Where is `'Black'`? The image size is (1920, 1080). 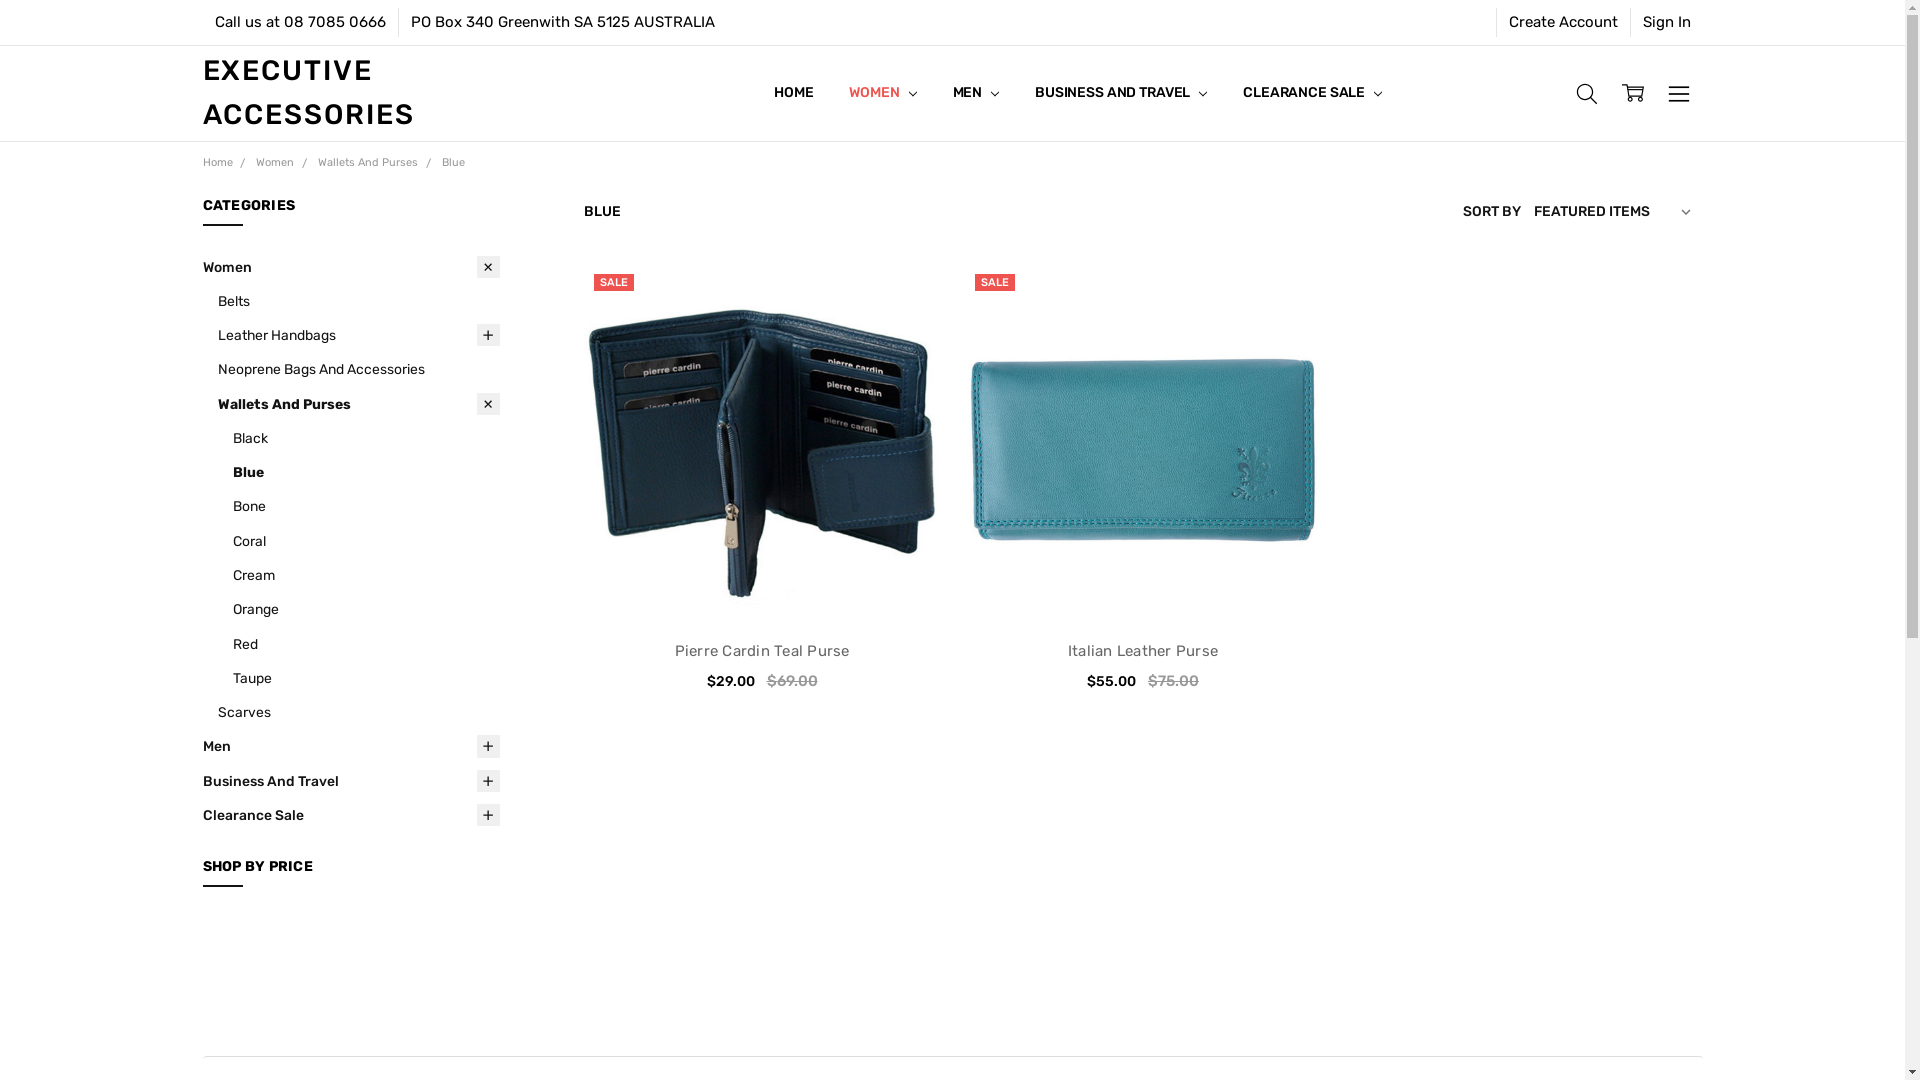 'Black' is located at coordinates (365, 437).